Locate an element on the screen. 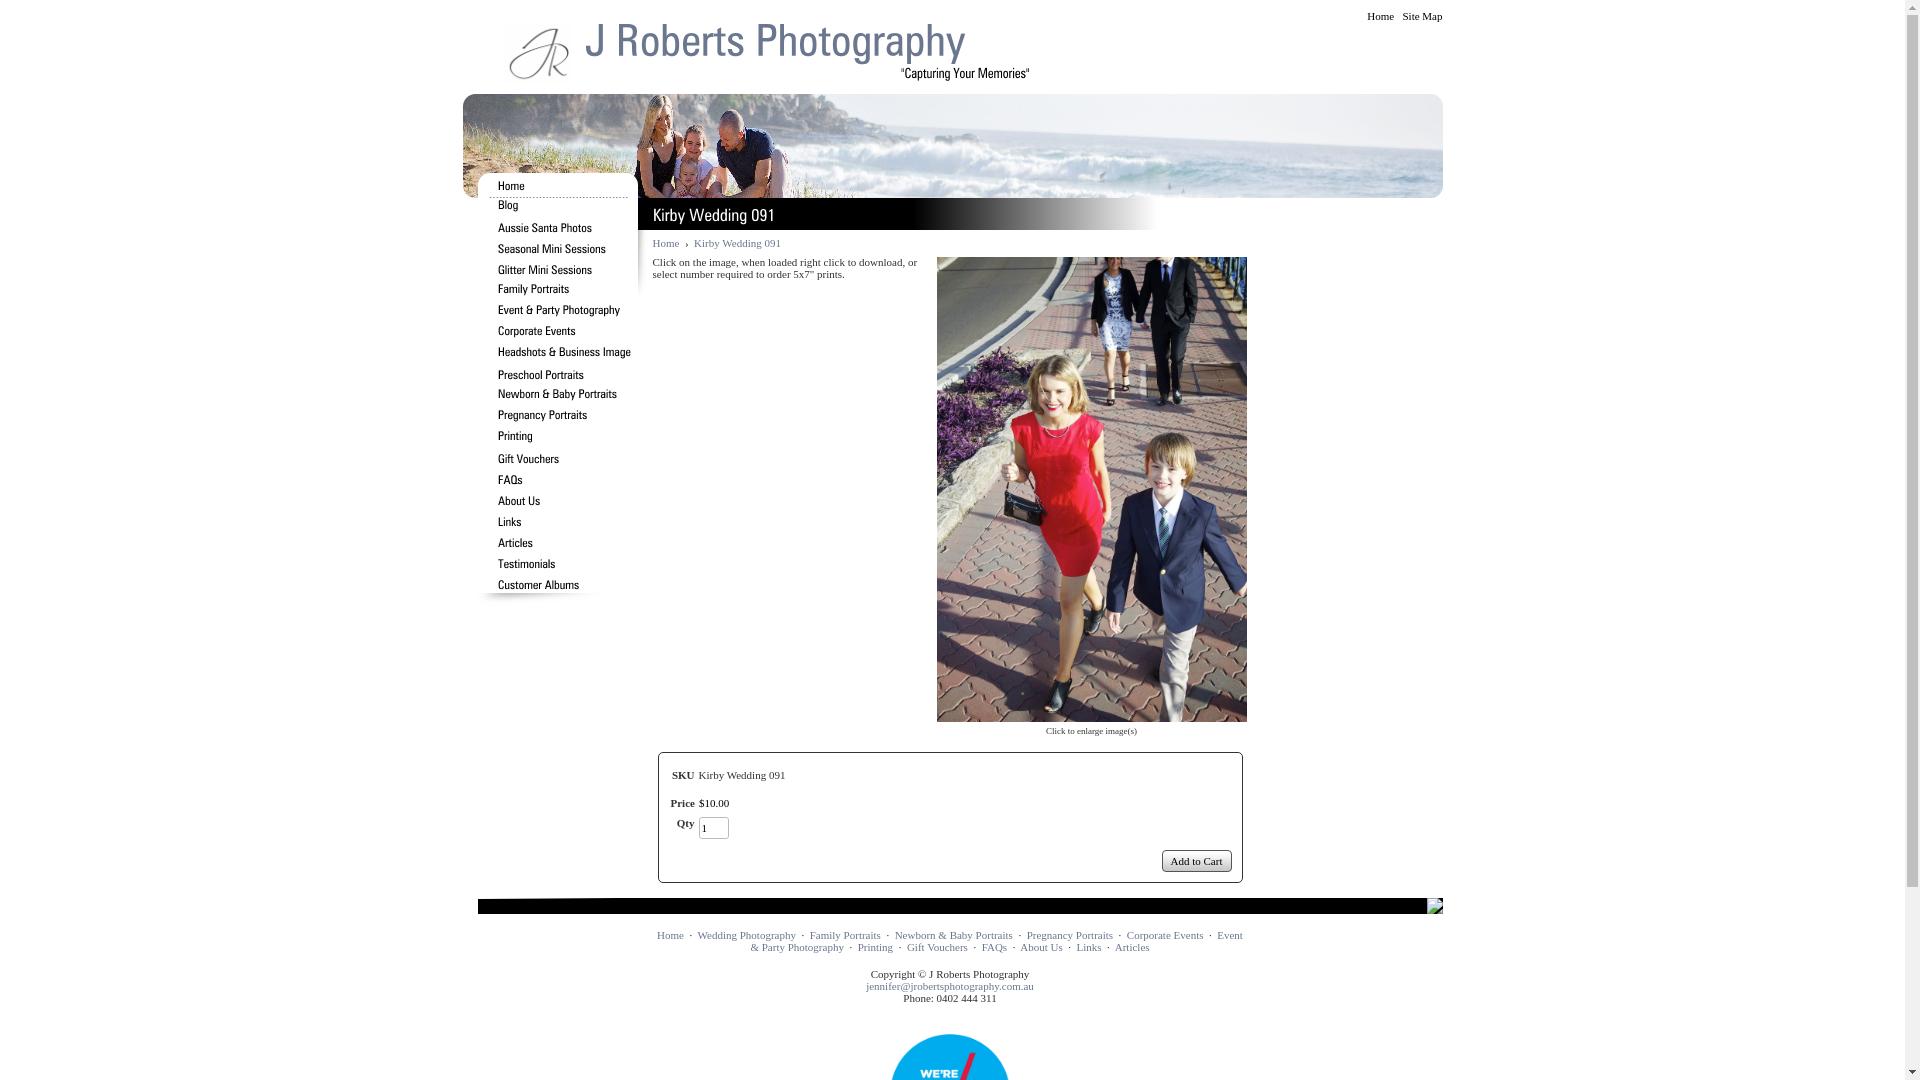 The image size is (1920, 1080). 'Gift Vouchers' is located at coordinates (936, 946).